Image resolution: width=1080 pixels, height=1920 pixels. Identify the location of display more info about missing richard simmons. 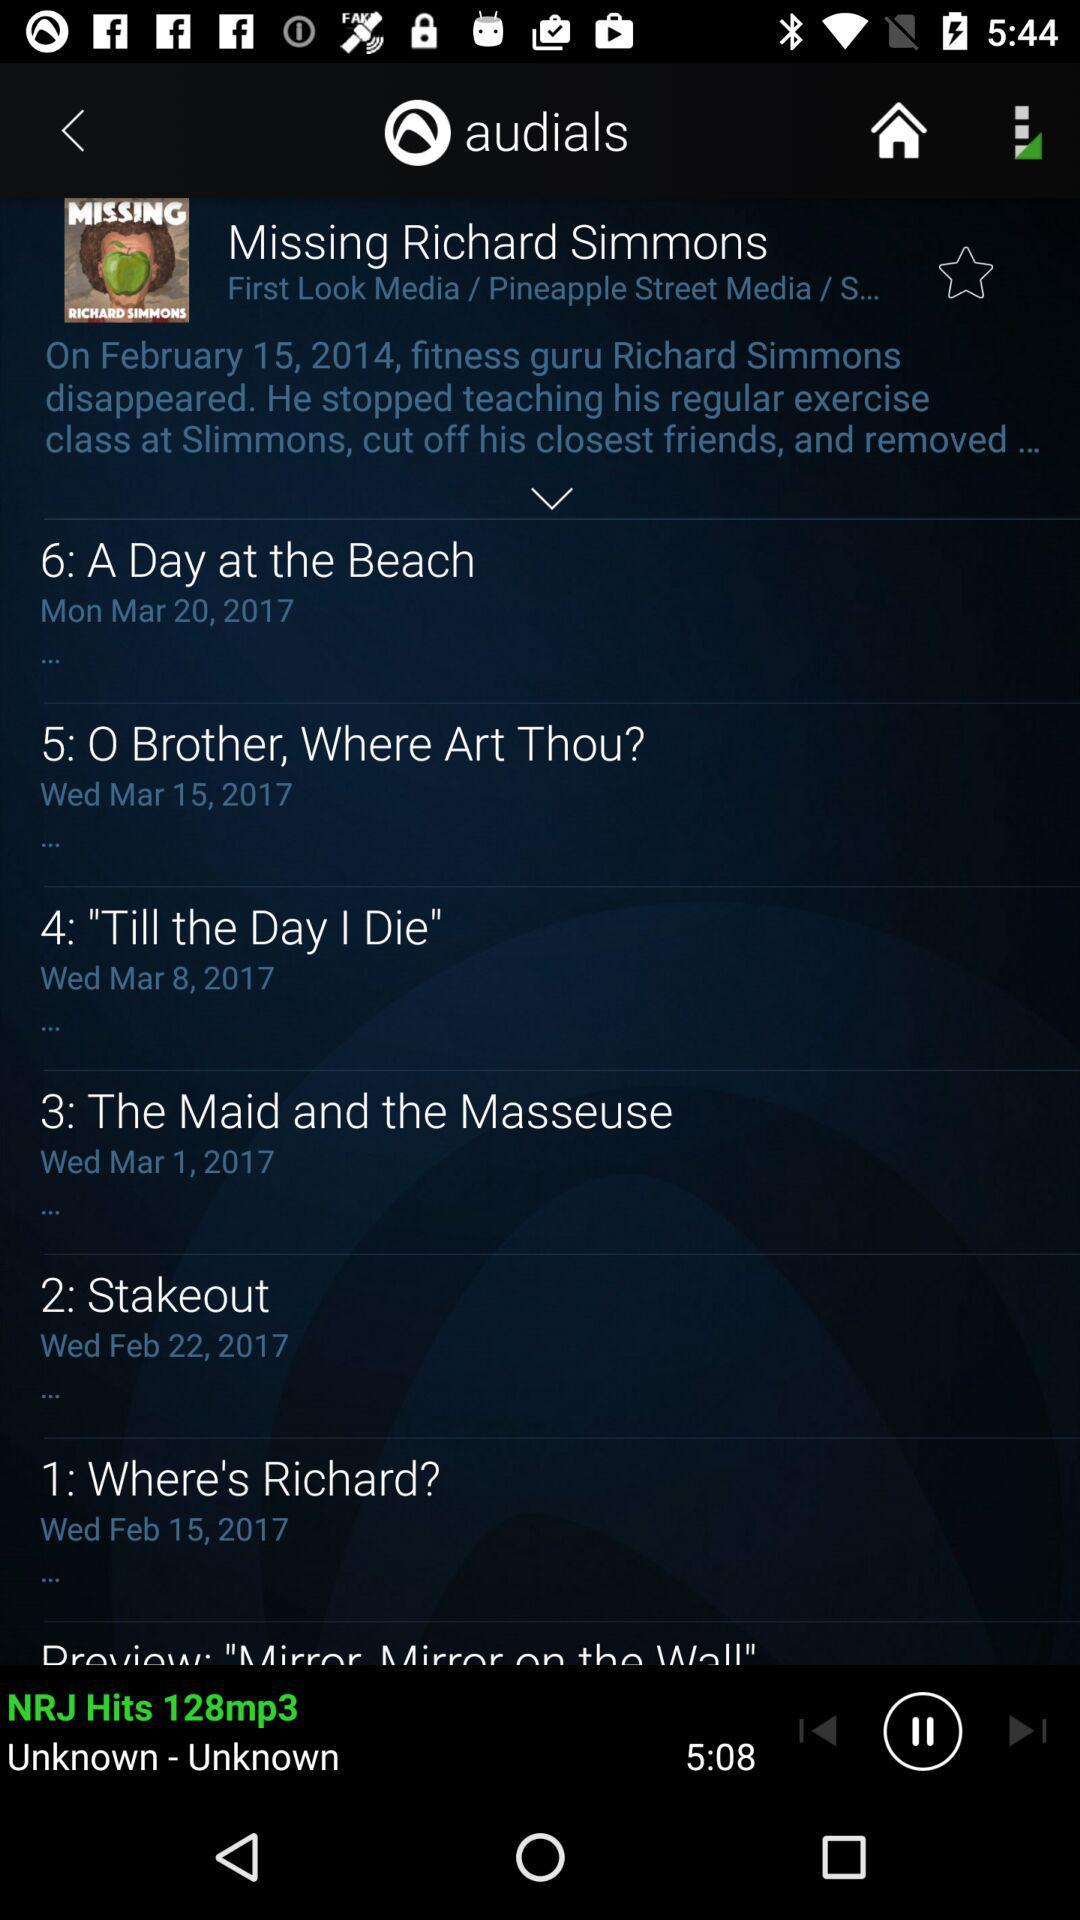
(551, 498).